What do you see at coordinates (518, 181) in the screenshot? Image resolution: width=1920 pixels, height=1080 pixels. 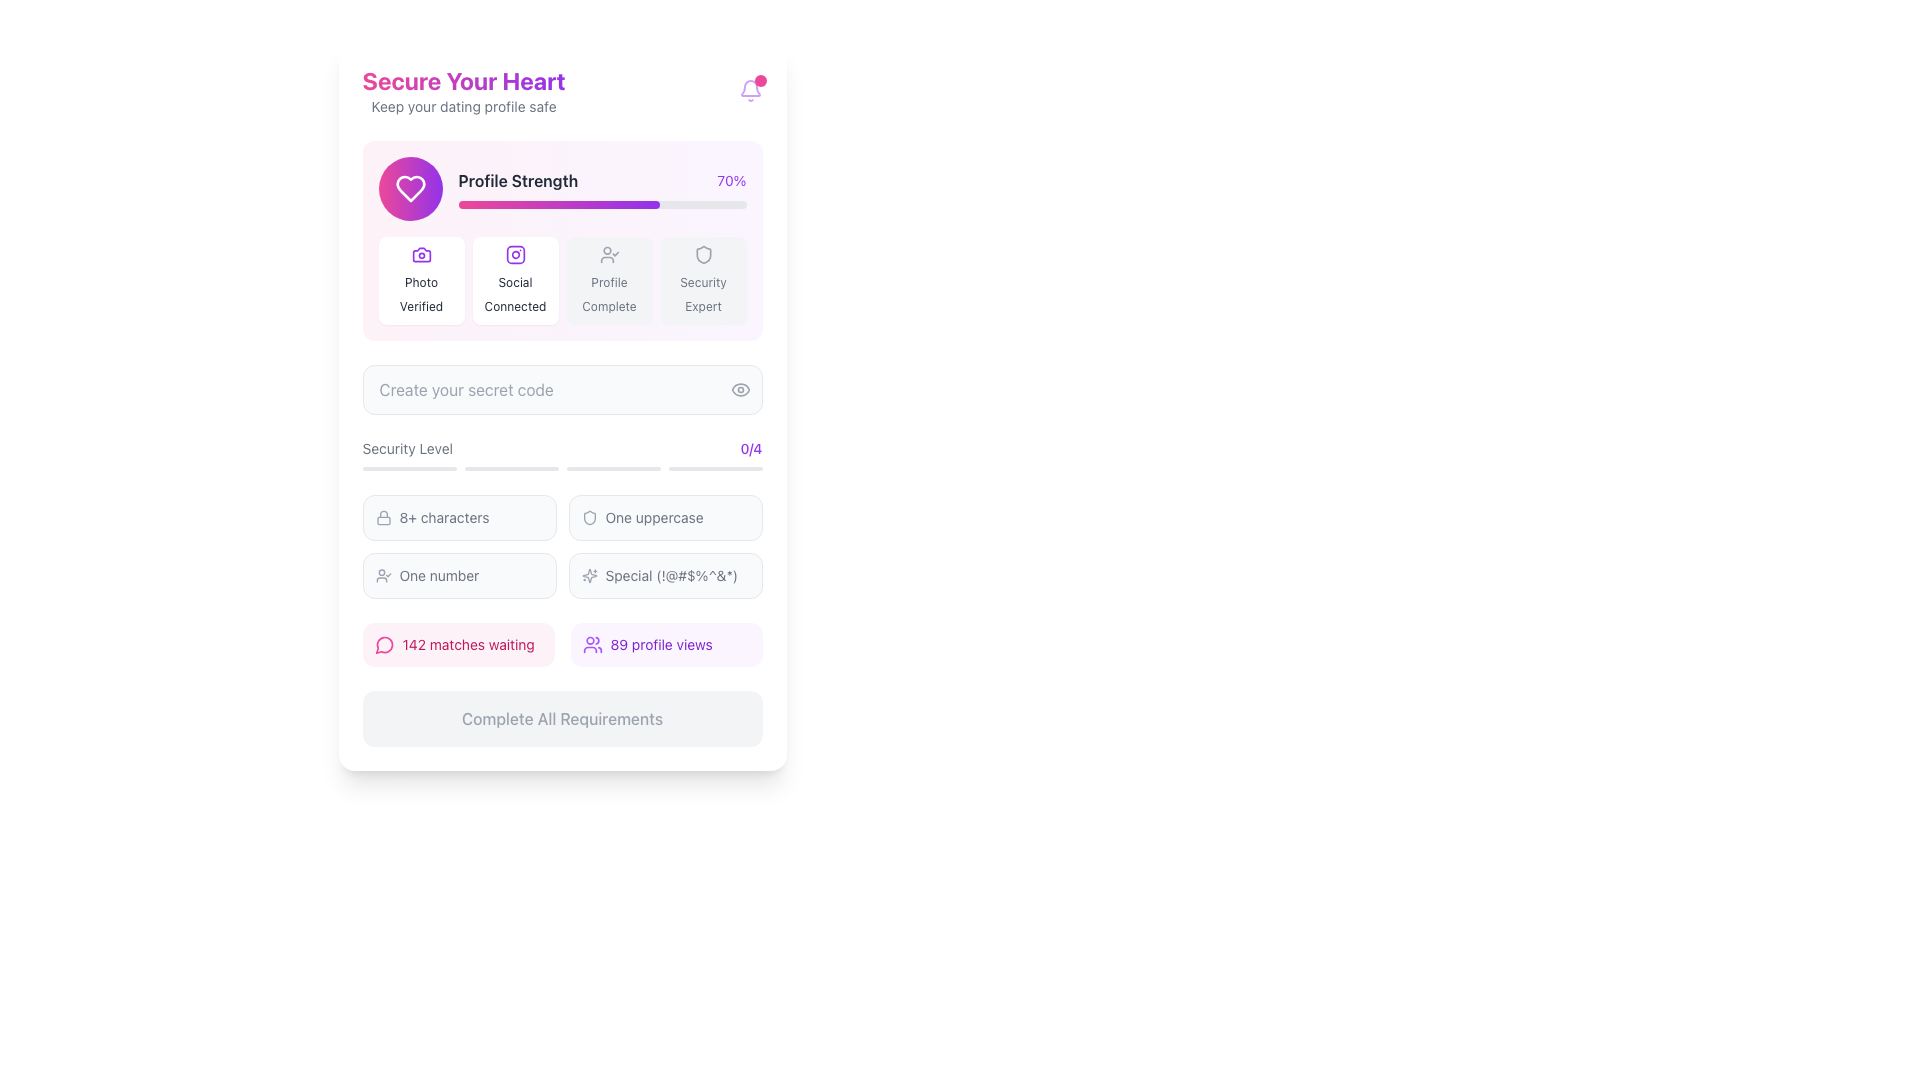 I see `the text label that indicates the profile's strength, located above the progress bar and next to the '70%' text` at bounding box center [518, 181].